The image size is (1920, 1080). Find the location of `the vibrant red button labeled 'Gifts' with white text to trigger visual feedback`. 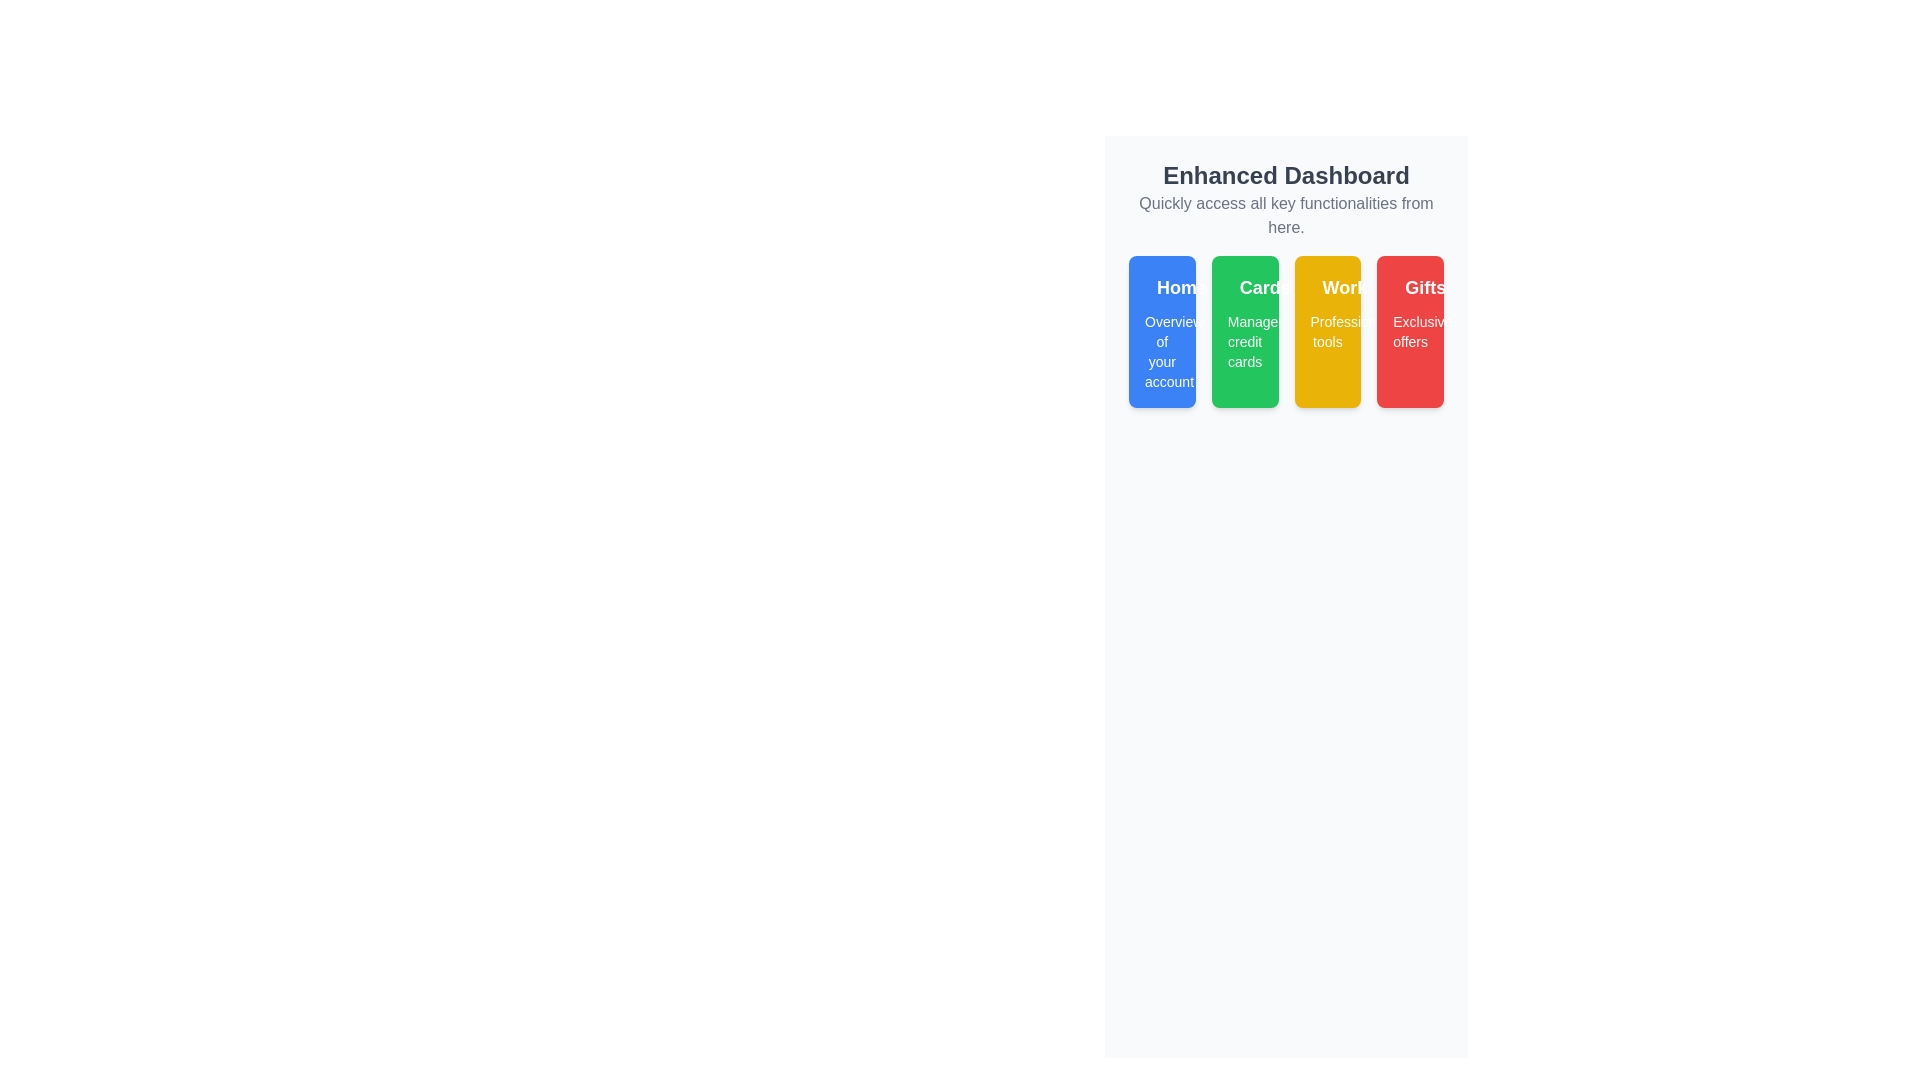

the vibrant red button labeled 'Gifts' with white text to trigger visual feedback is located at coordinates (1409, 330).